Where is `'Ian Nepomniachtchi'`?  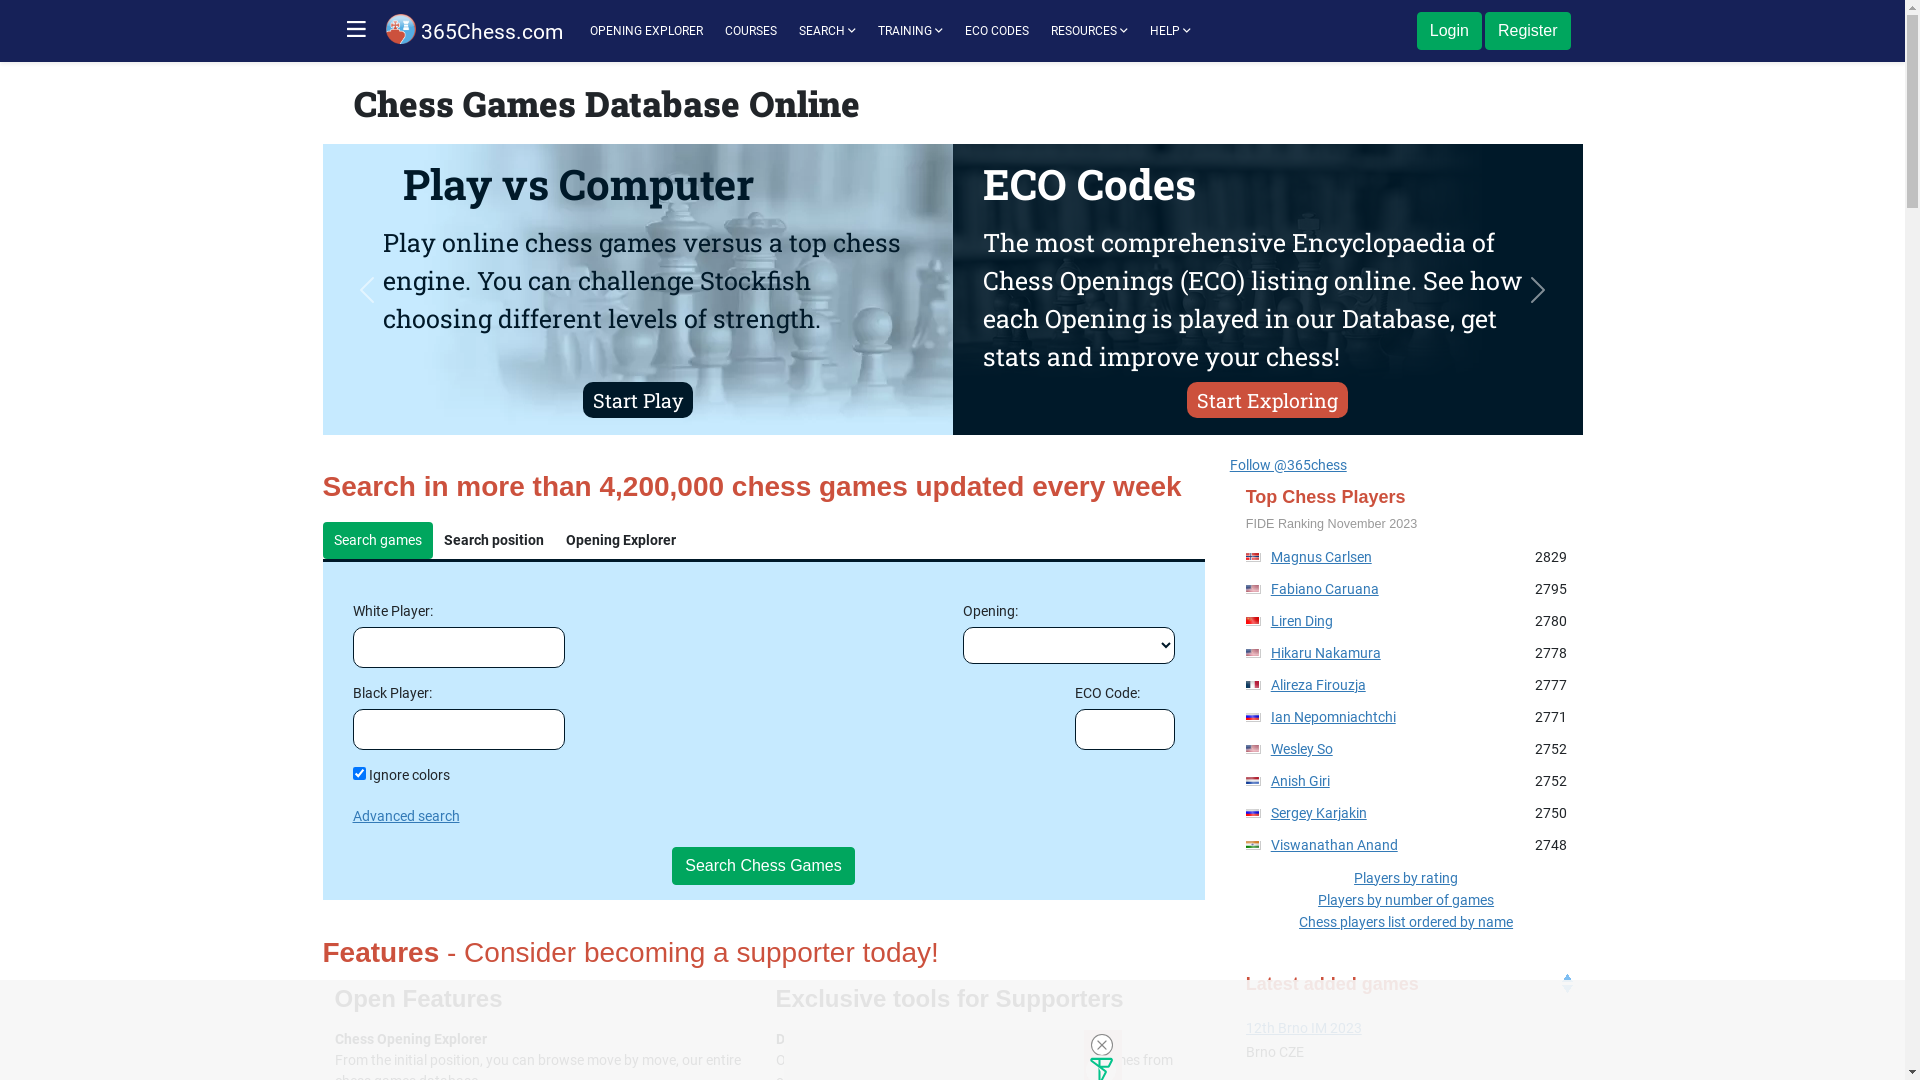
'Ian Nepomniachtchi' is located at coordinates (1270, 716).